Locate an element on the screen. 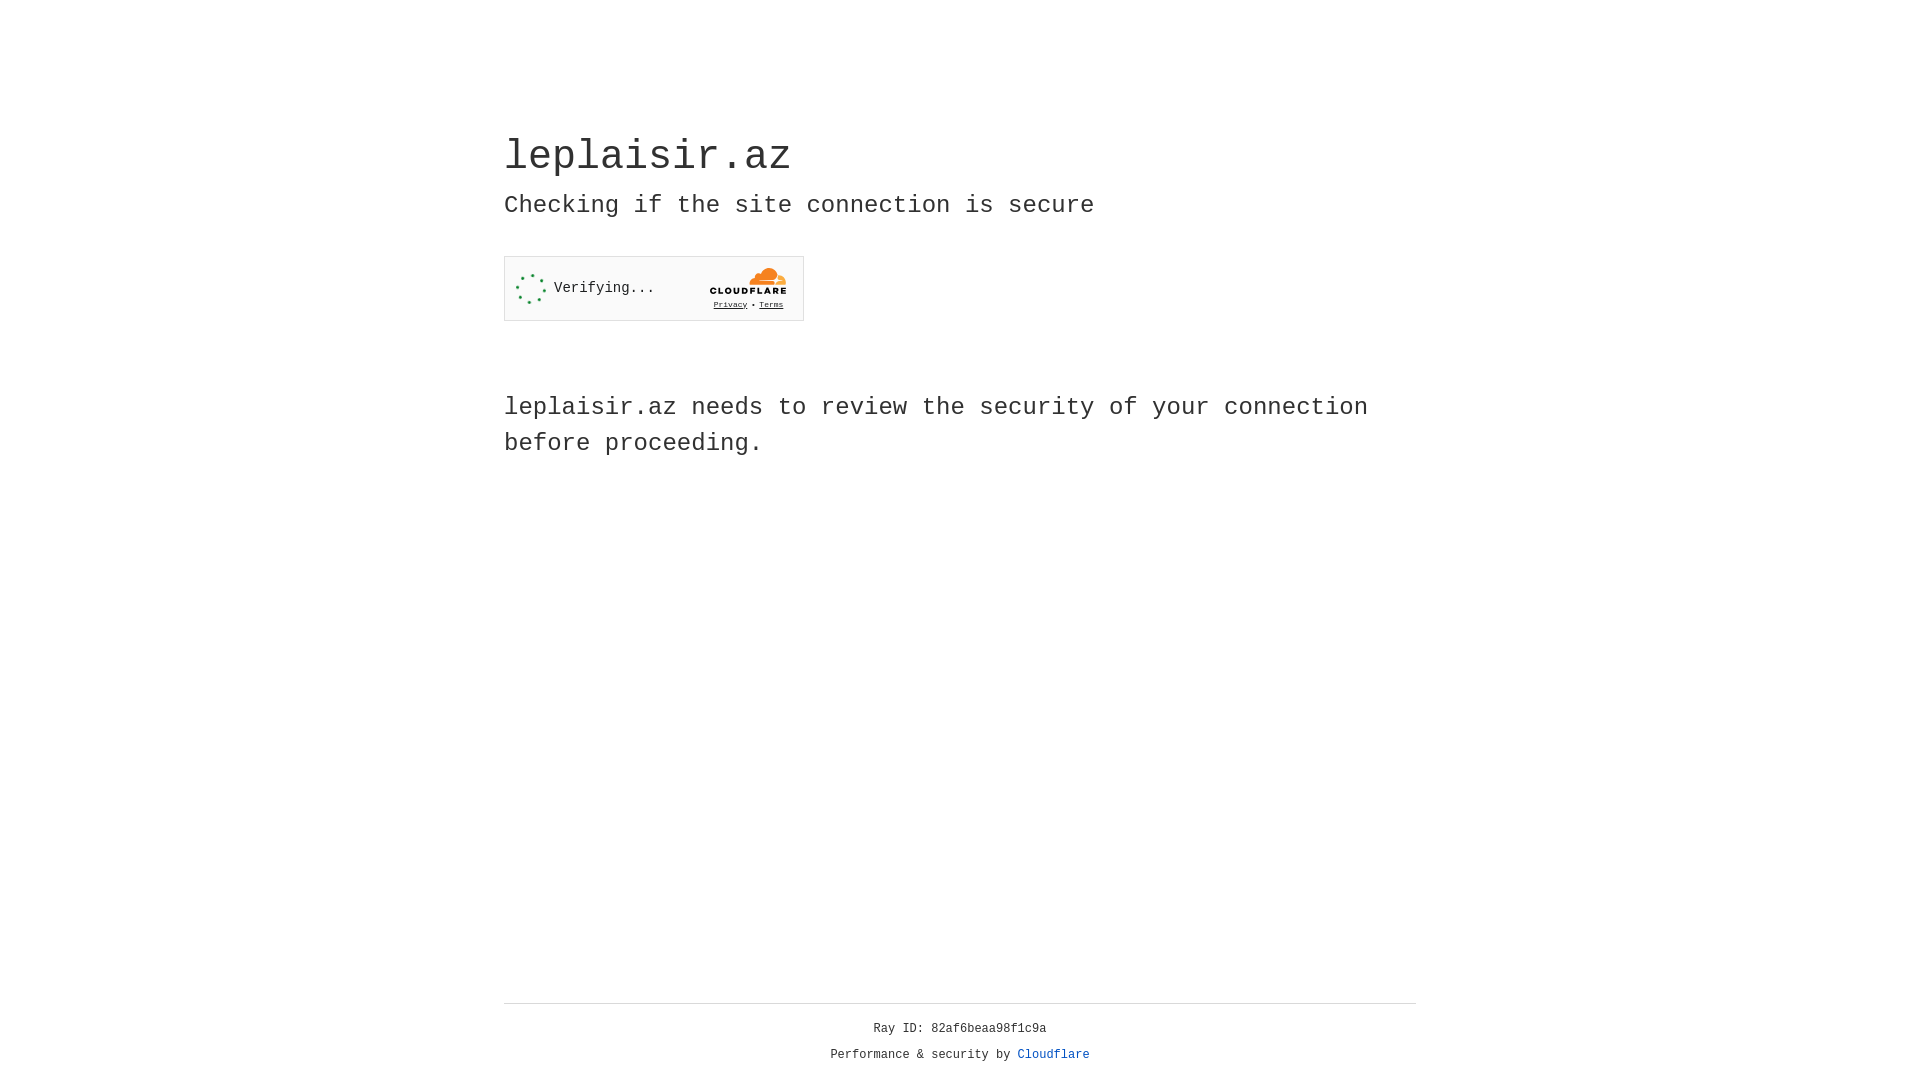  'Widget containing a Cloudflare security challenge' is located at coordinates (653, 288).